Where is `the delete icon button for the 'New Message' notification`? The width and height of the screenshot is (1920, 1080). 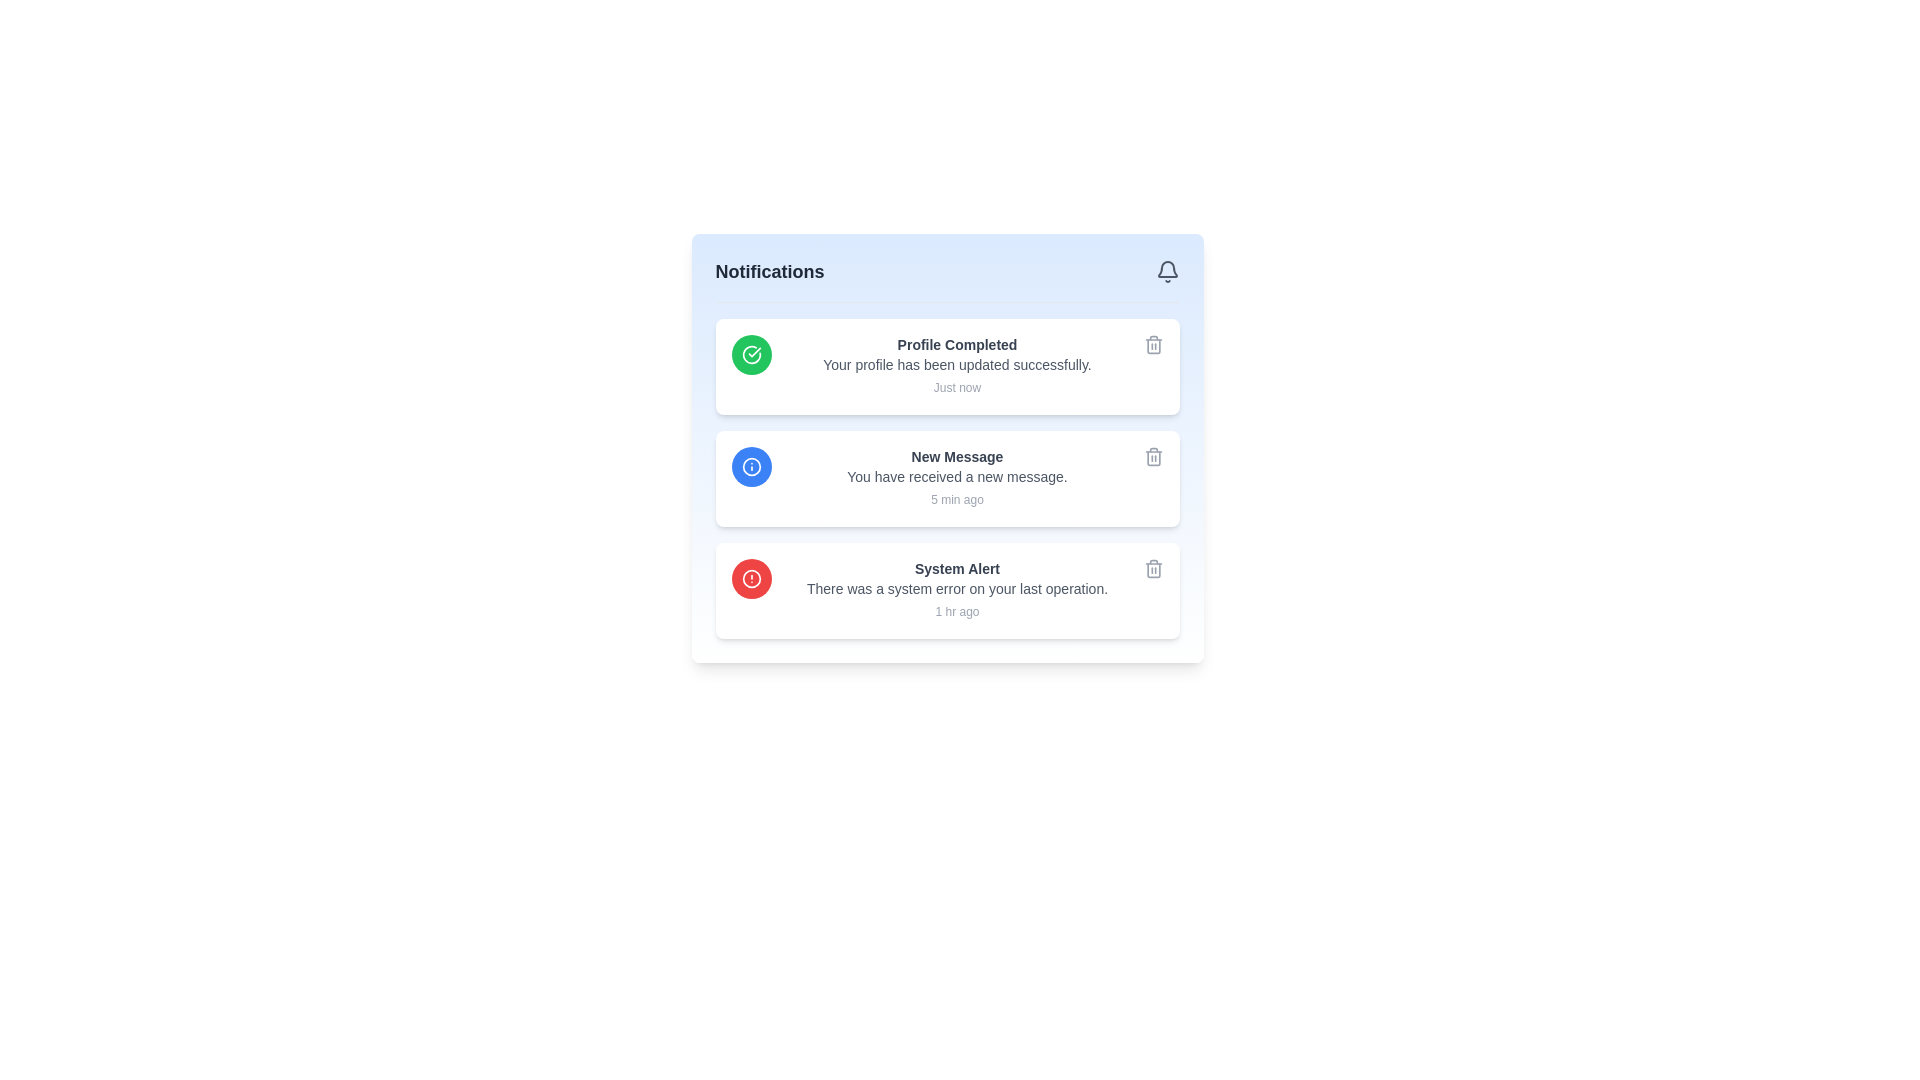 the delete icon button for the 'New Message' notification is located at coordinates (1153, 456).